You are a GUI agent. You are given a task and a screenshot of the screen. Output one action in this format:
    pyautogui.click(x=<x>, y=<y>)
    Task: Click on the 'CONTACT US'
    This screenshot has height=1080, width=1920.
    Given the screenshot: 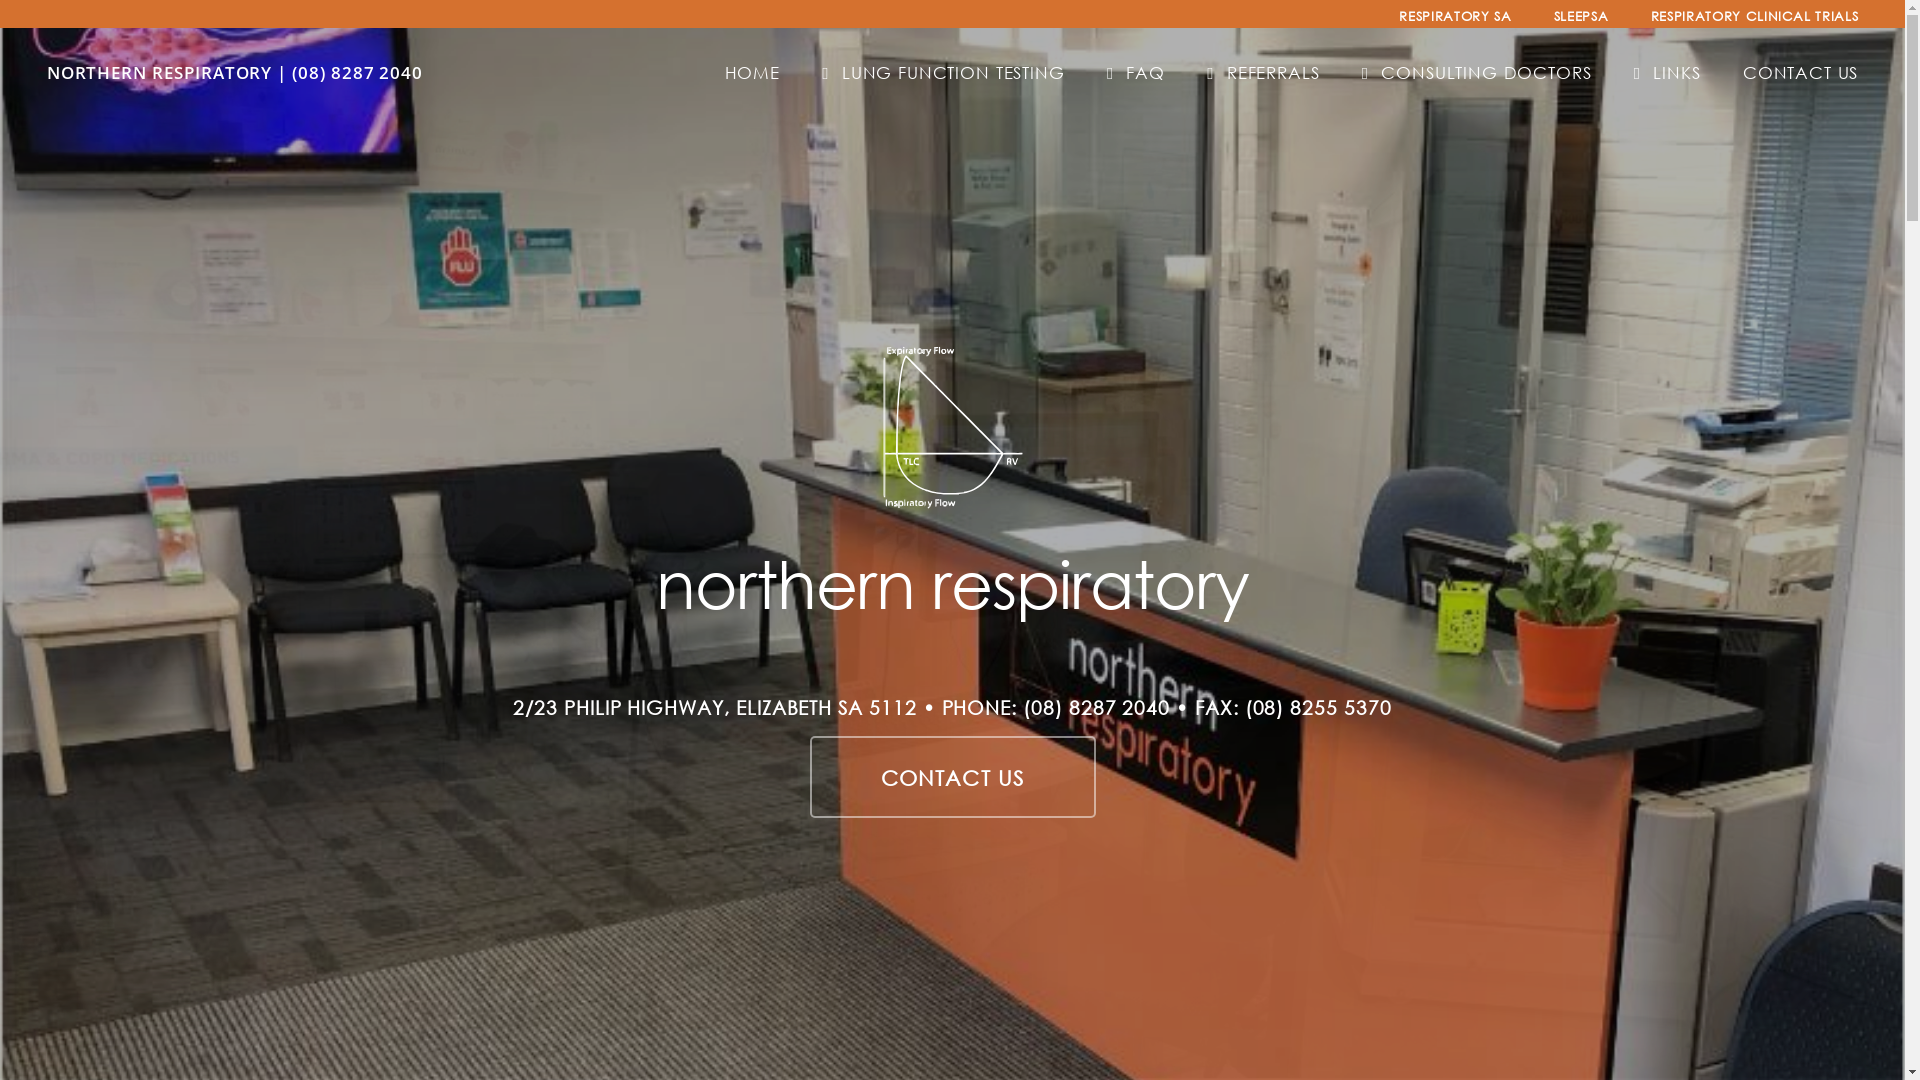 What is the action you would take?
    pyautogui.click(x=952, y=775)
    